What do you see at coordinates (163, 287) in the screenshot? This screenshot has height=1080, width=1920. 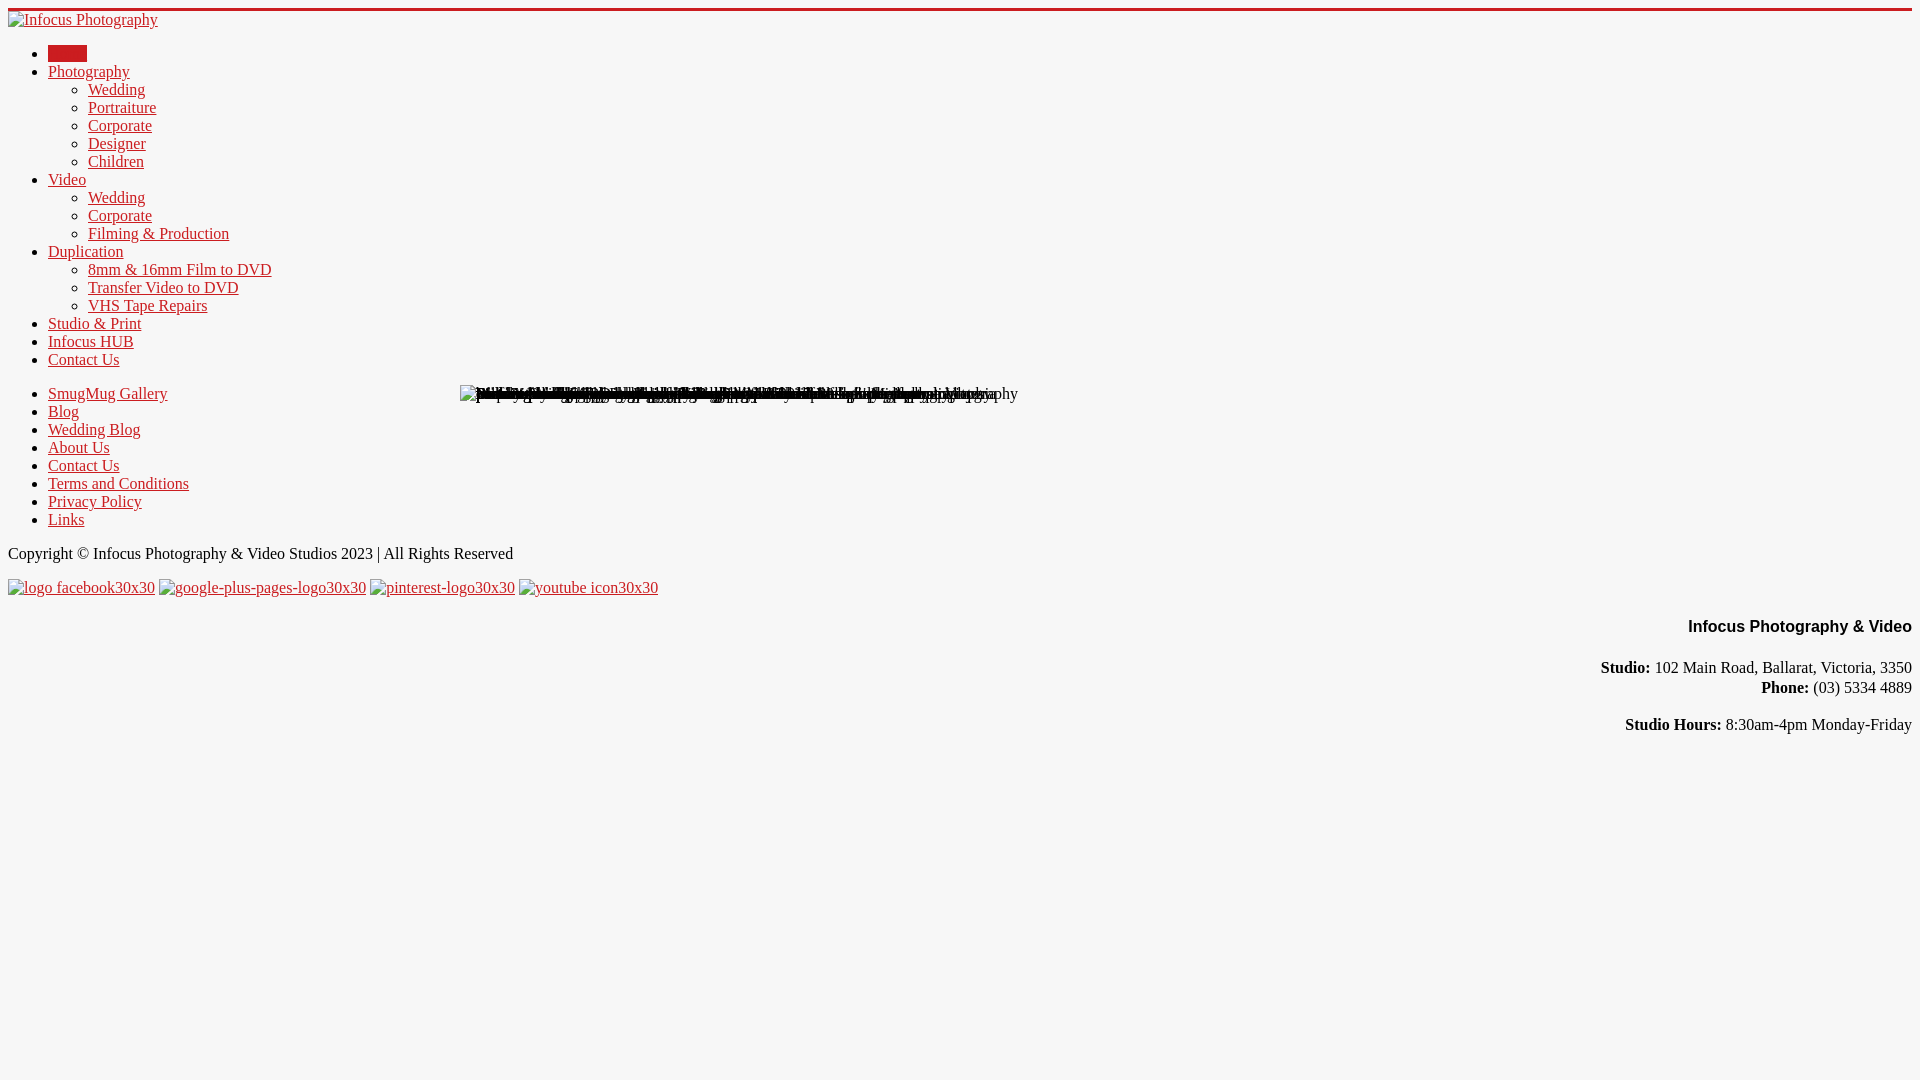 I see `'Transfer Video to DVD'` at bounding box center [163, 287].